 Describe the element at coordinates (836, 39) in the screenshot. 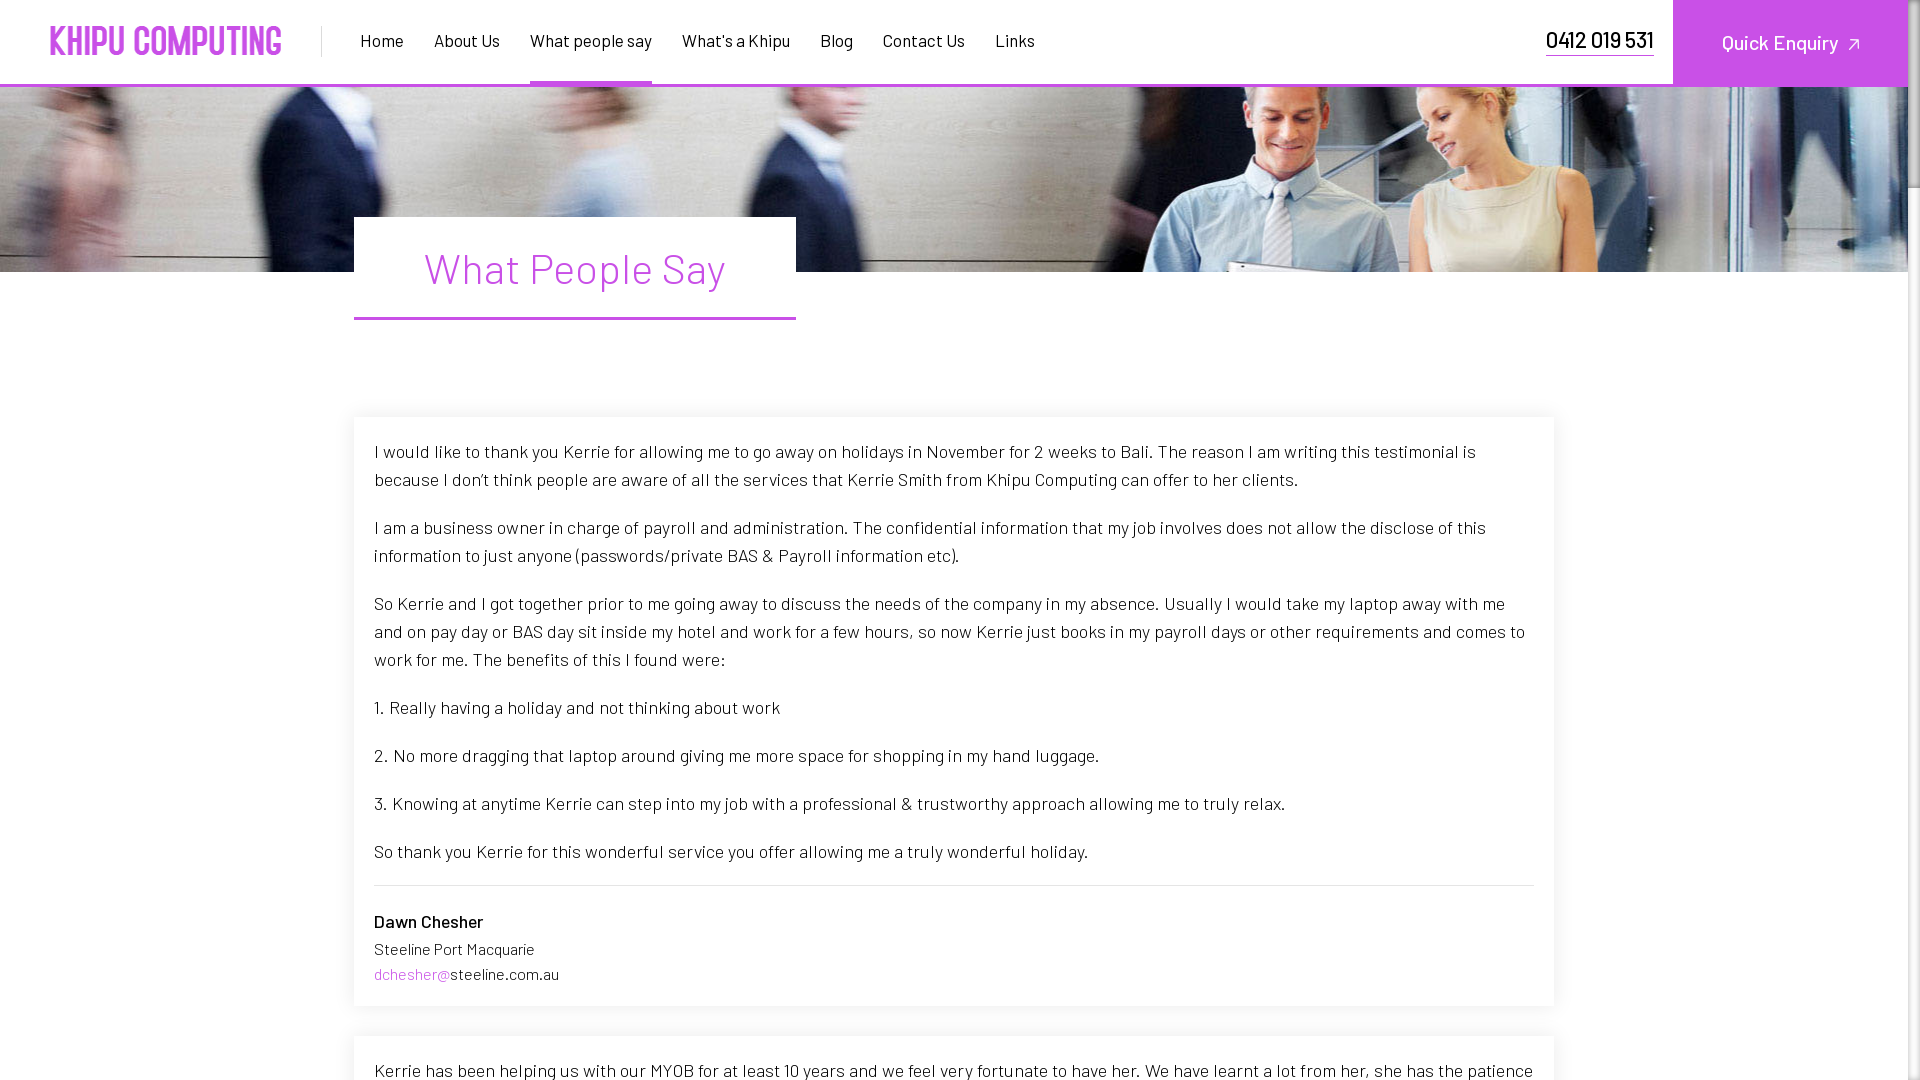

I see `'Blog'` at that location.